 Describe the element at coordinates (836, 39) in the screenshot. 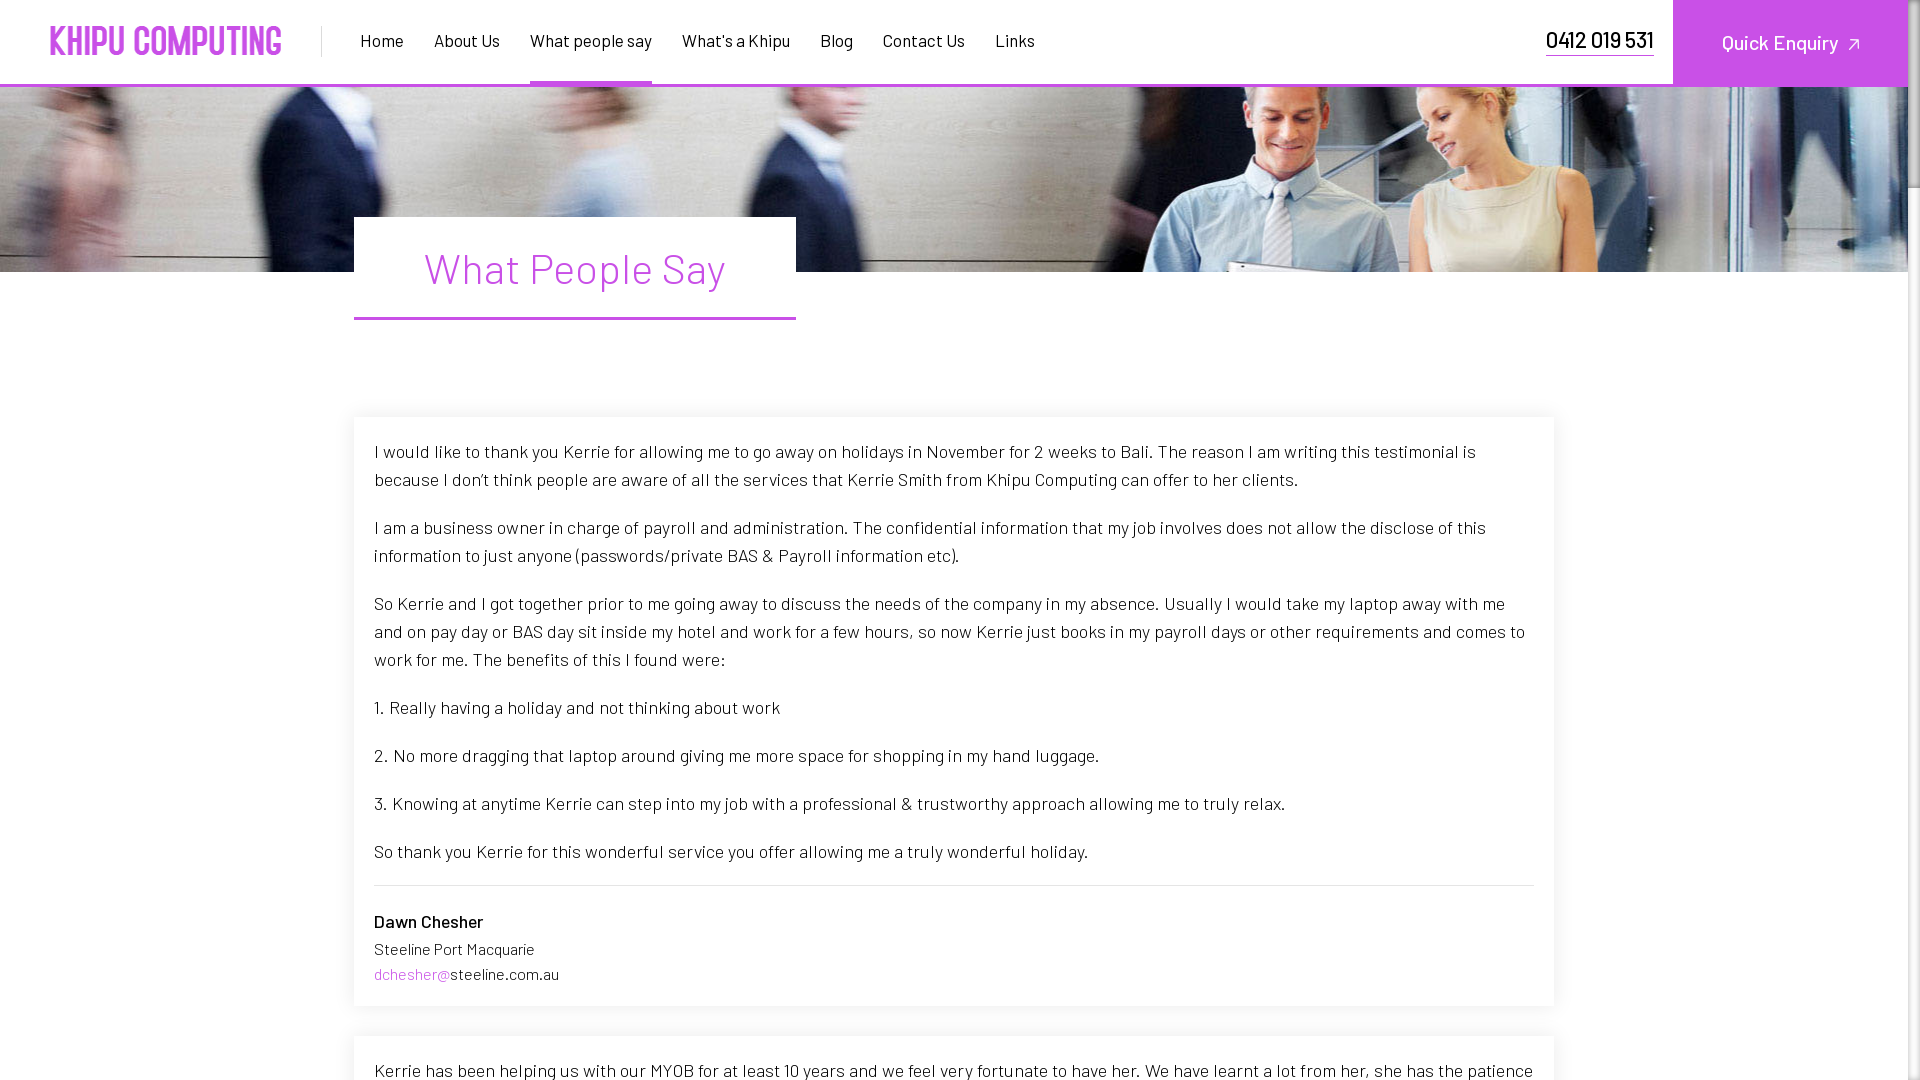

I see `'Blog'` at that location.